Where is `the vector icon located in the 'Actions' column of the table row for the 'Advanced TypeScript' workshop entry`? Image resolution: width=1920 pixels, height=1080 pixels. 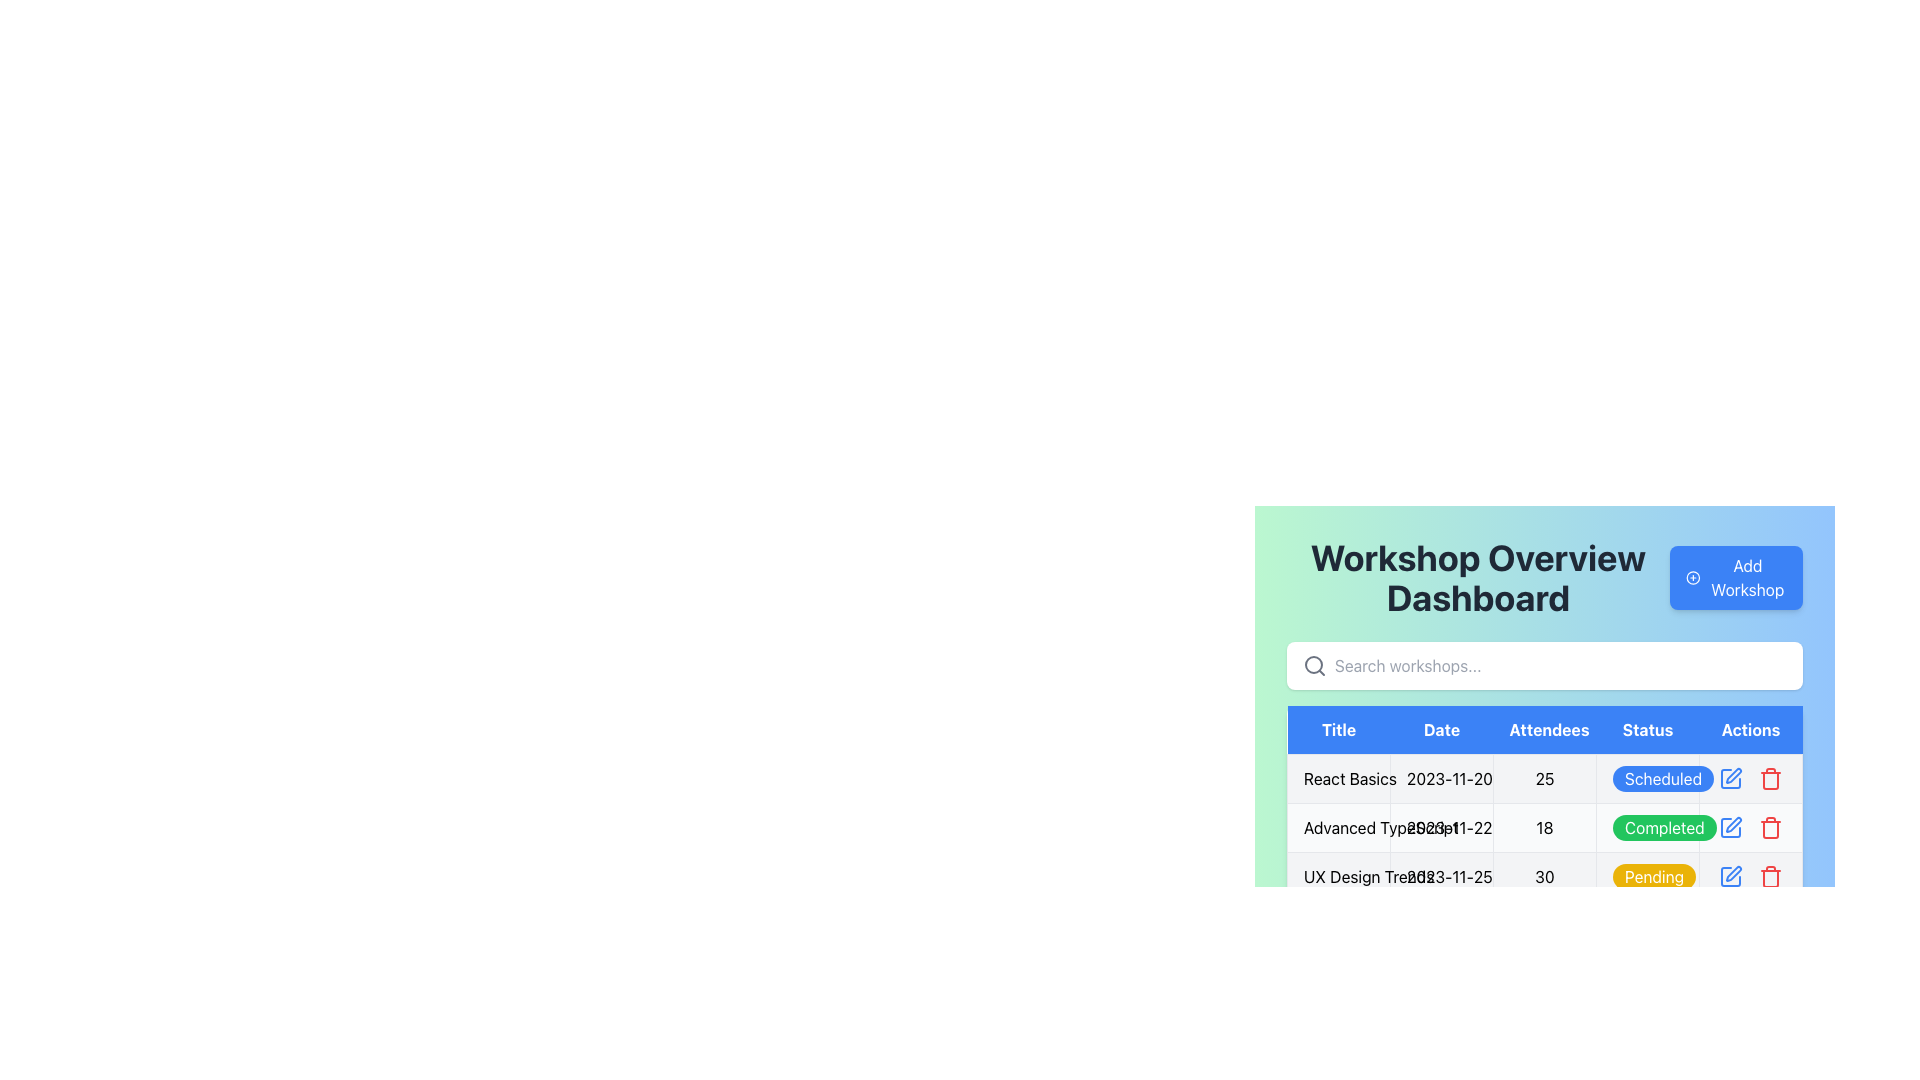 the vector icon located in the 'Actions' column of the table row for the 'Advanced TypeScript' workshop entry is located at coordinates (1730, 828).